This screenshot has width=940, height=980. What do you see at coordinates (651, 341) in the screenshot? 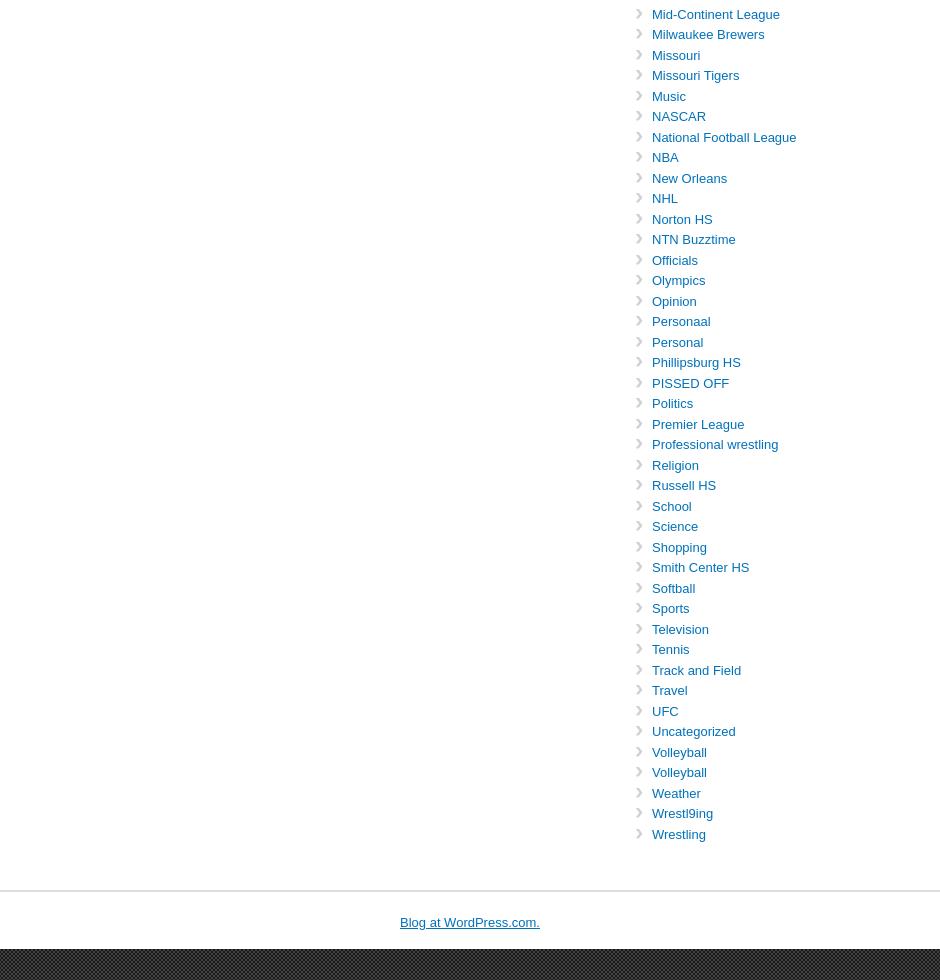
I see `'Personal'` at bounding box center [651, 341].